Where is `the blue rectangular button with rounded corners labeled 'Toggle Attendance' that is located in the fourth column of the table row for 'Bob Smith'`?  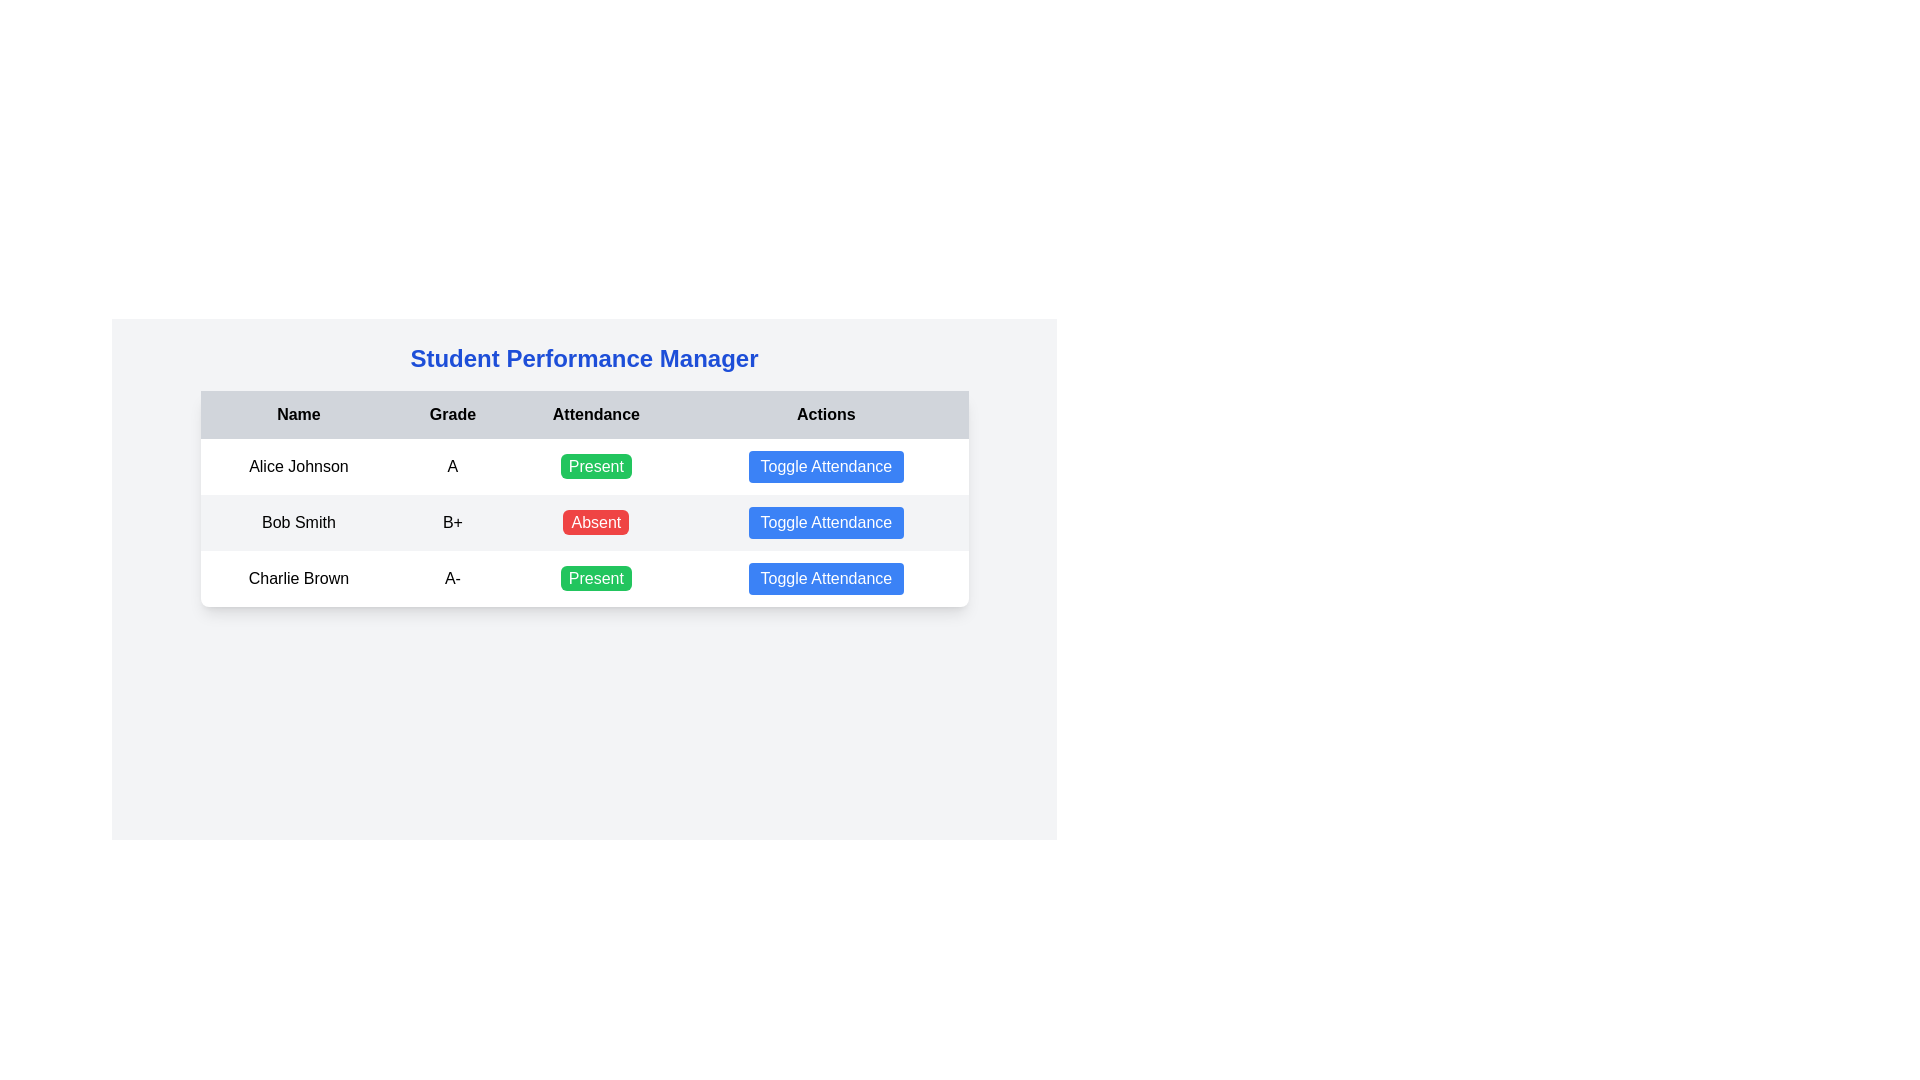 the blue rectangular button with rounded corners labeled 'Toggle Attendance' that is located in the fourth column of the table row for 'Bob Smith' is located at coordinates (826, 522).